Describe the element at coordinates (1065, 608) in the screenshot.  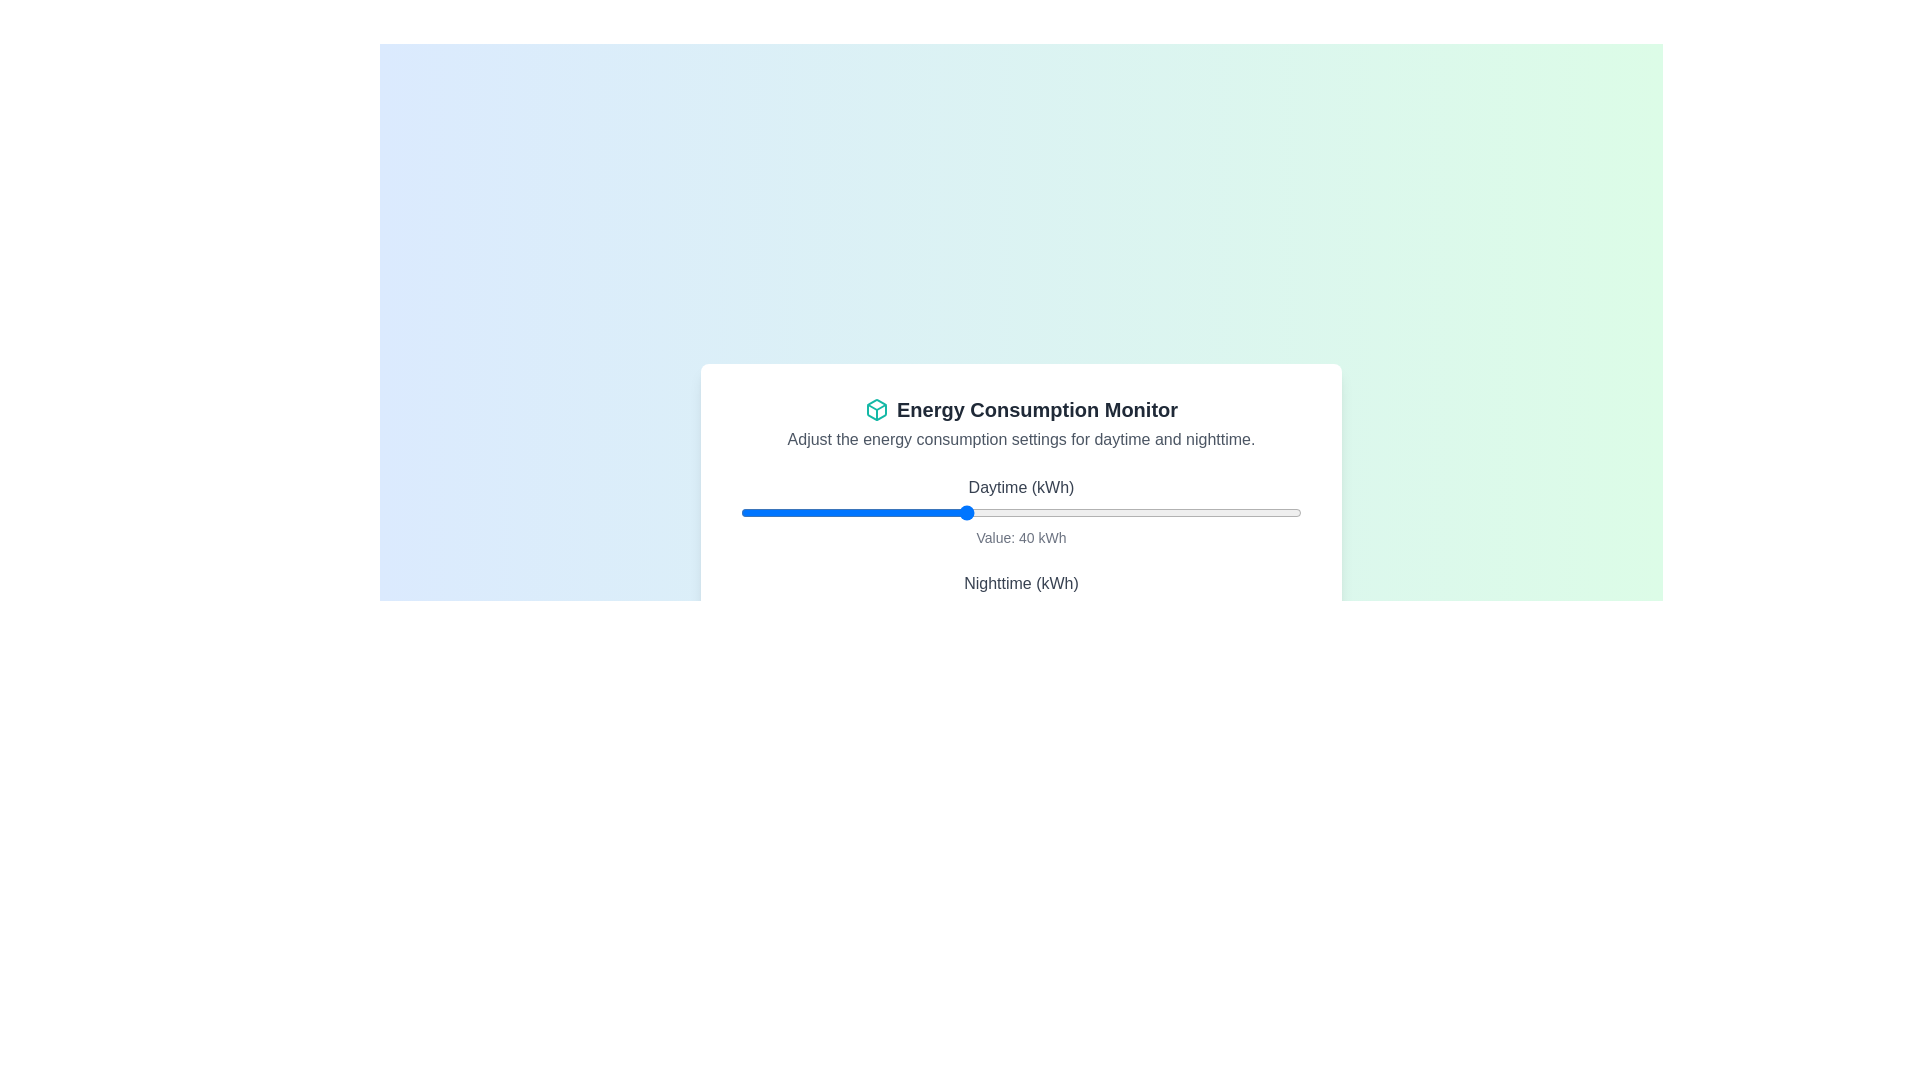
I see `the nighttime energy consumption slider to 58 kWh` at that location.